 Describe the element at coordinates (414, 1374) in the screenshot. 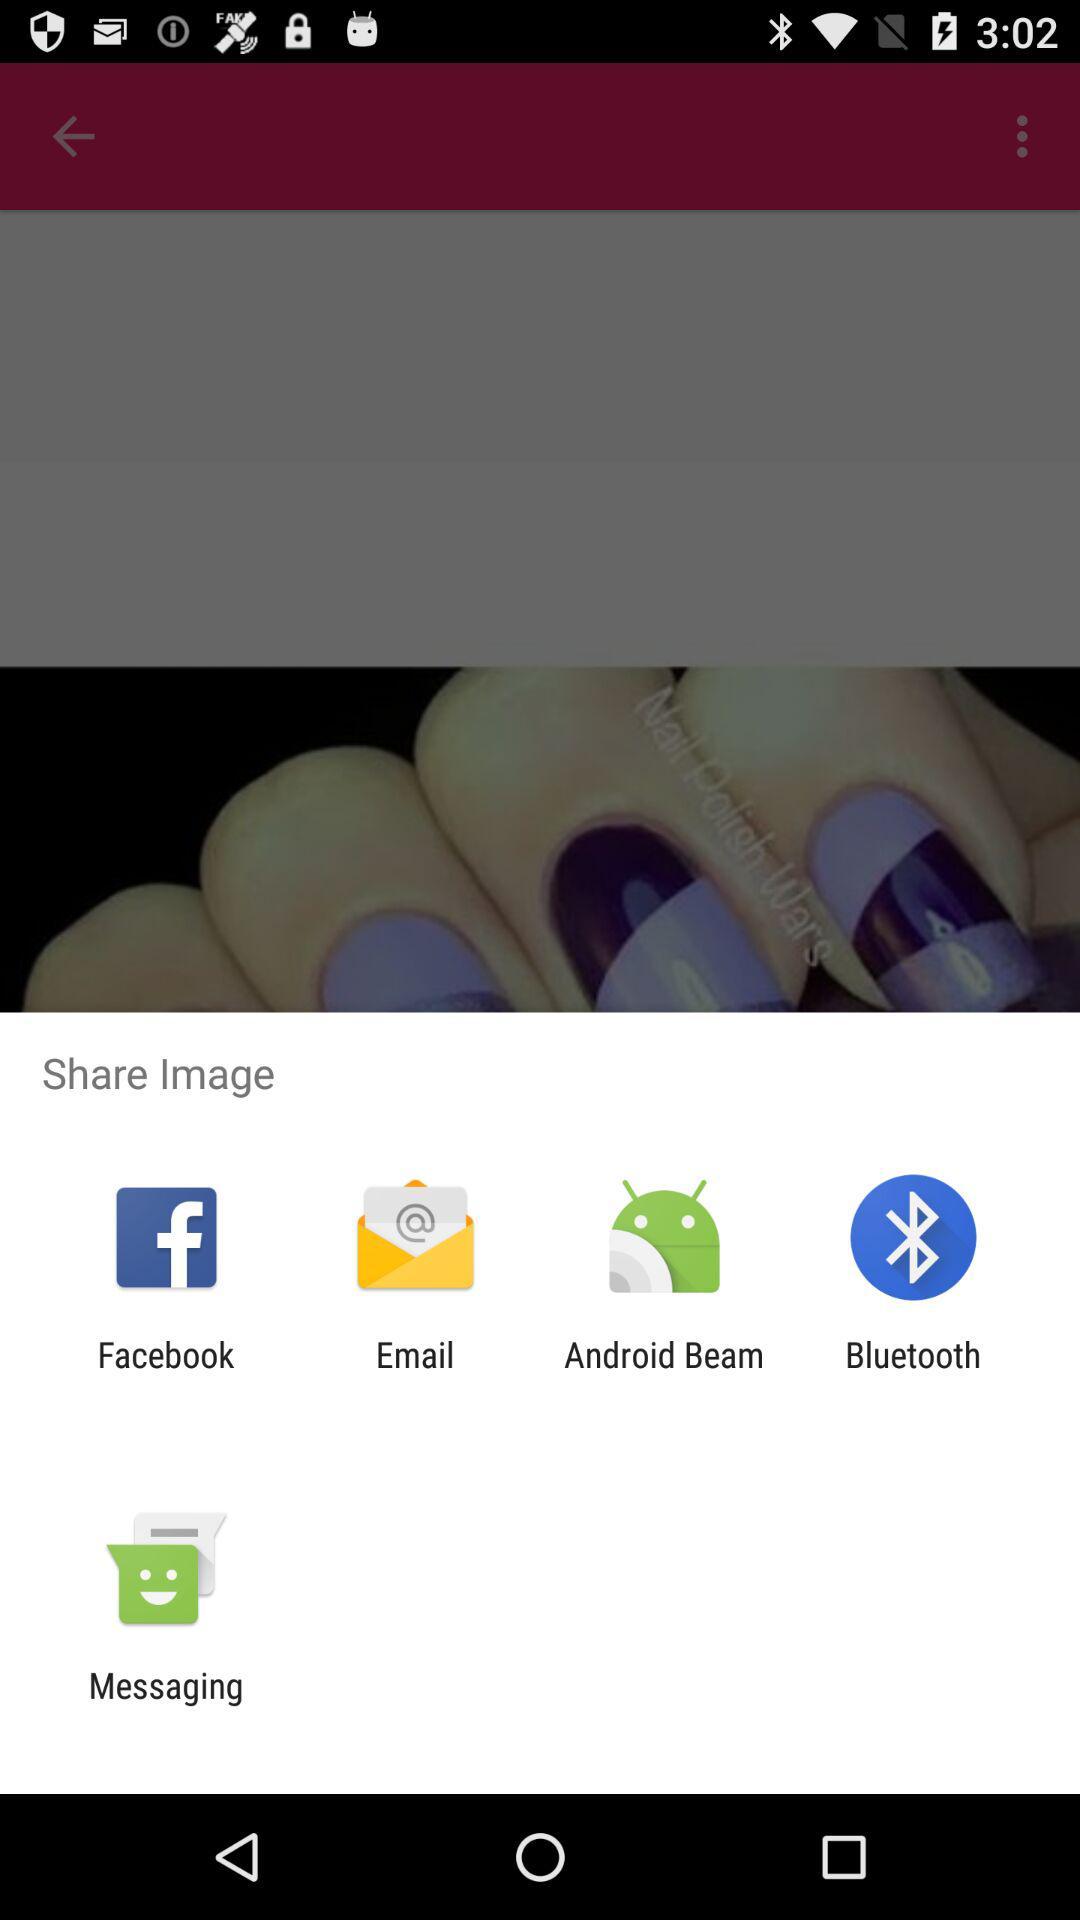

I see `the icon next to the android beam app` at that location.